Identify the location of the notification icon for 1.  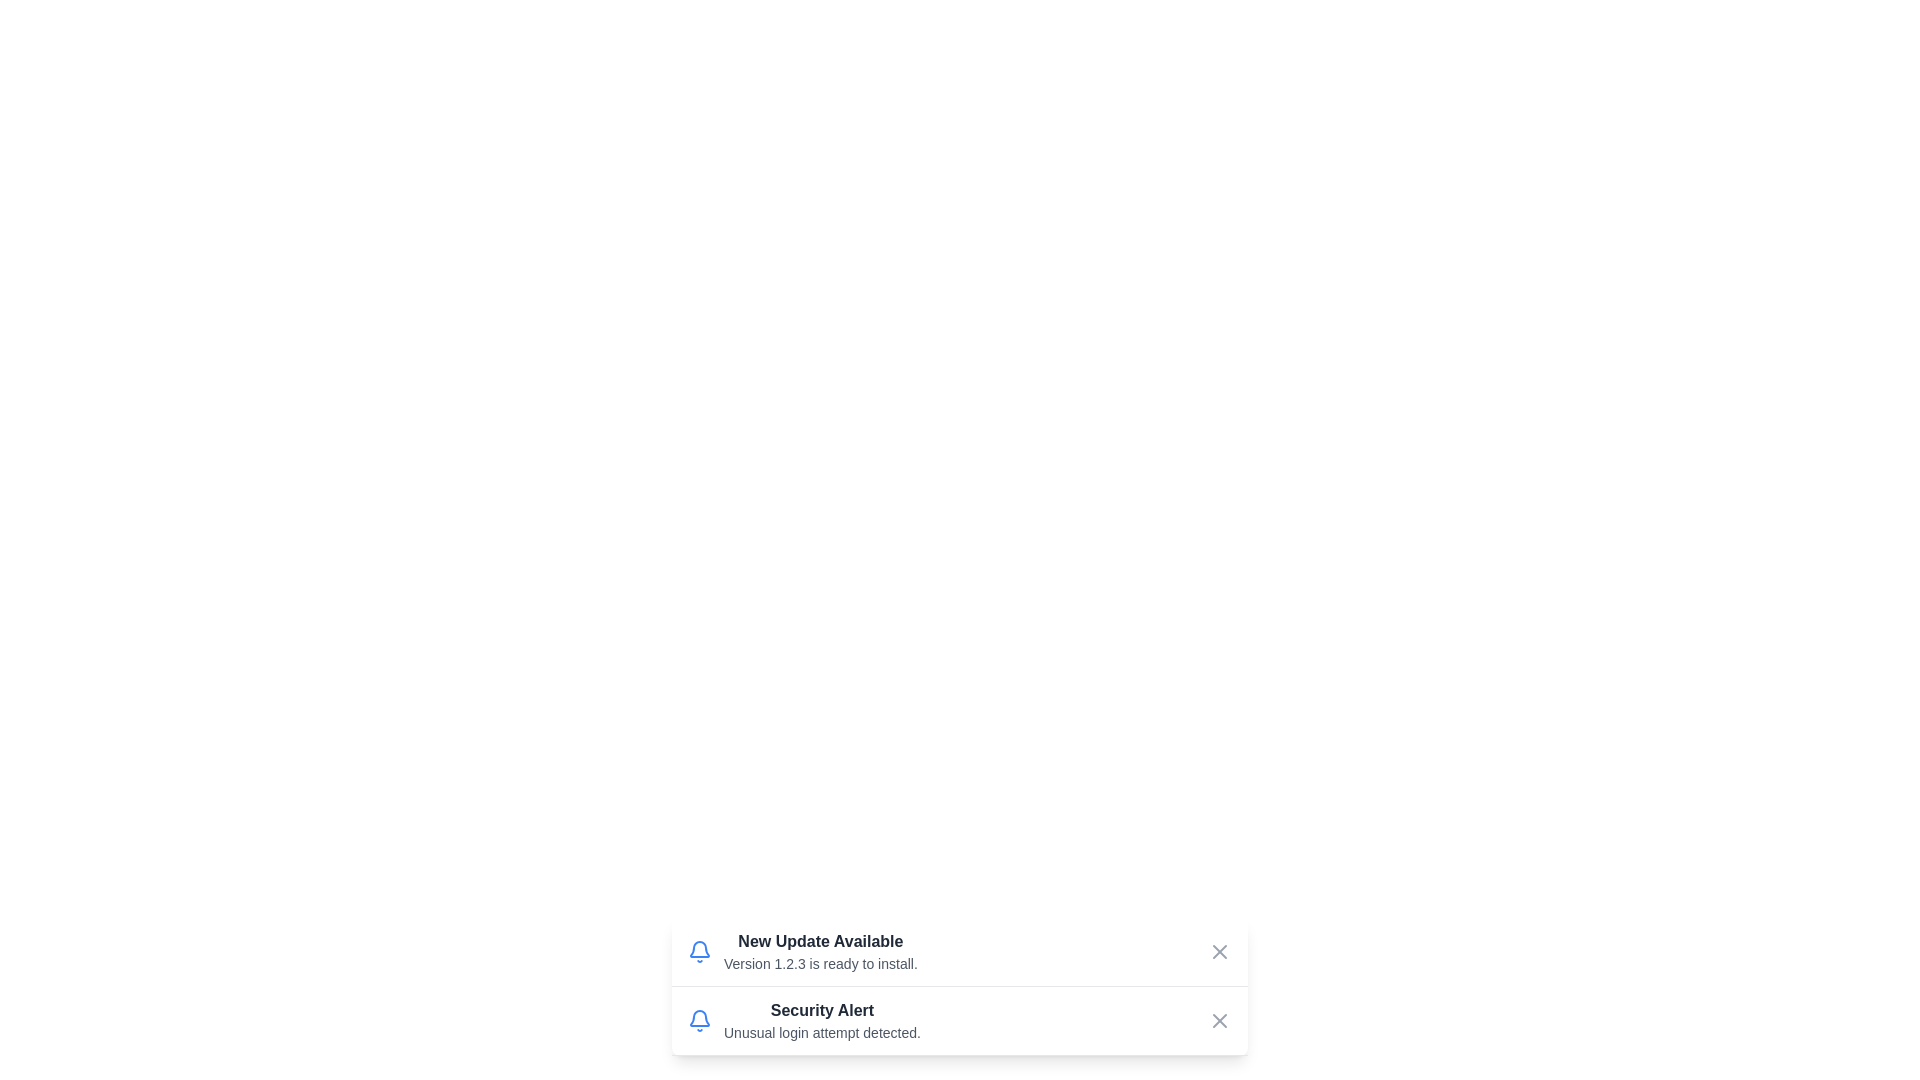
(700, 951).